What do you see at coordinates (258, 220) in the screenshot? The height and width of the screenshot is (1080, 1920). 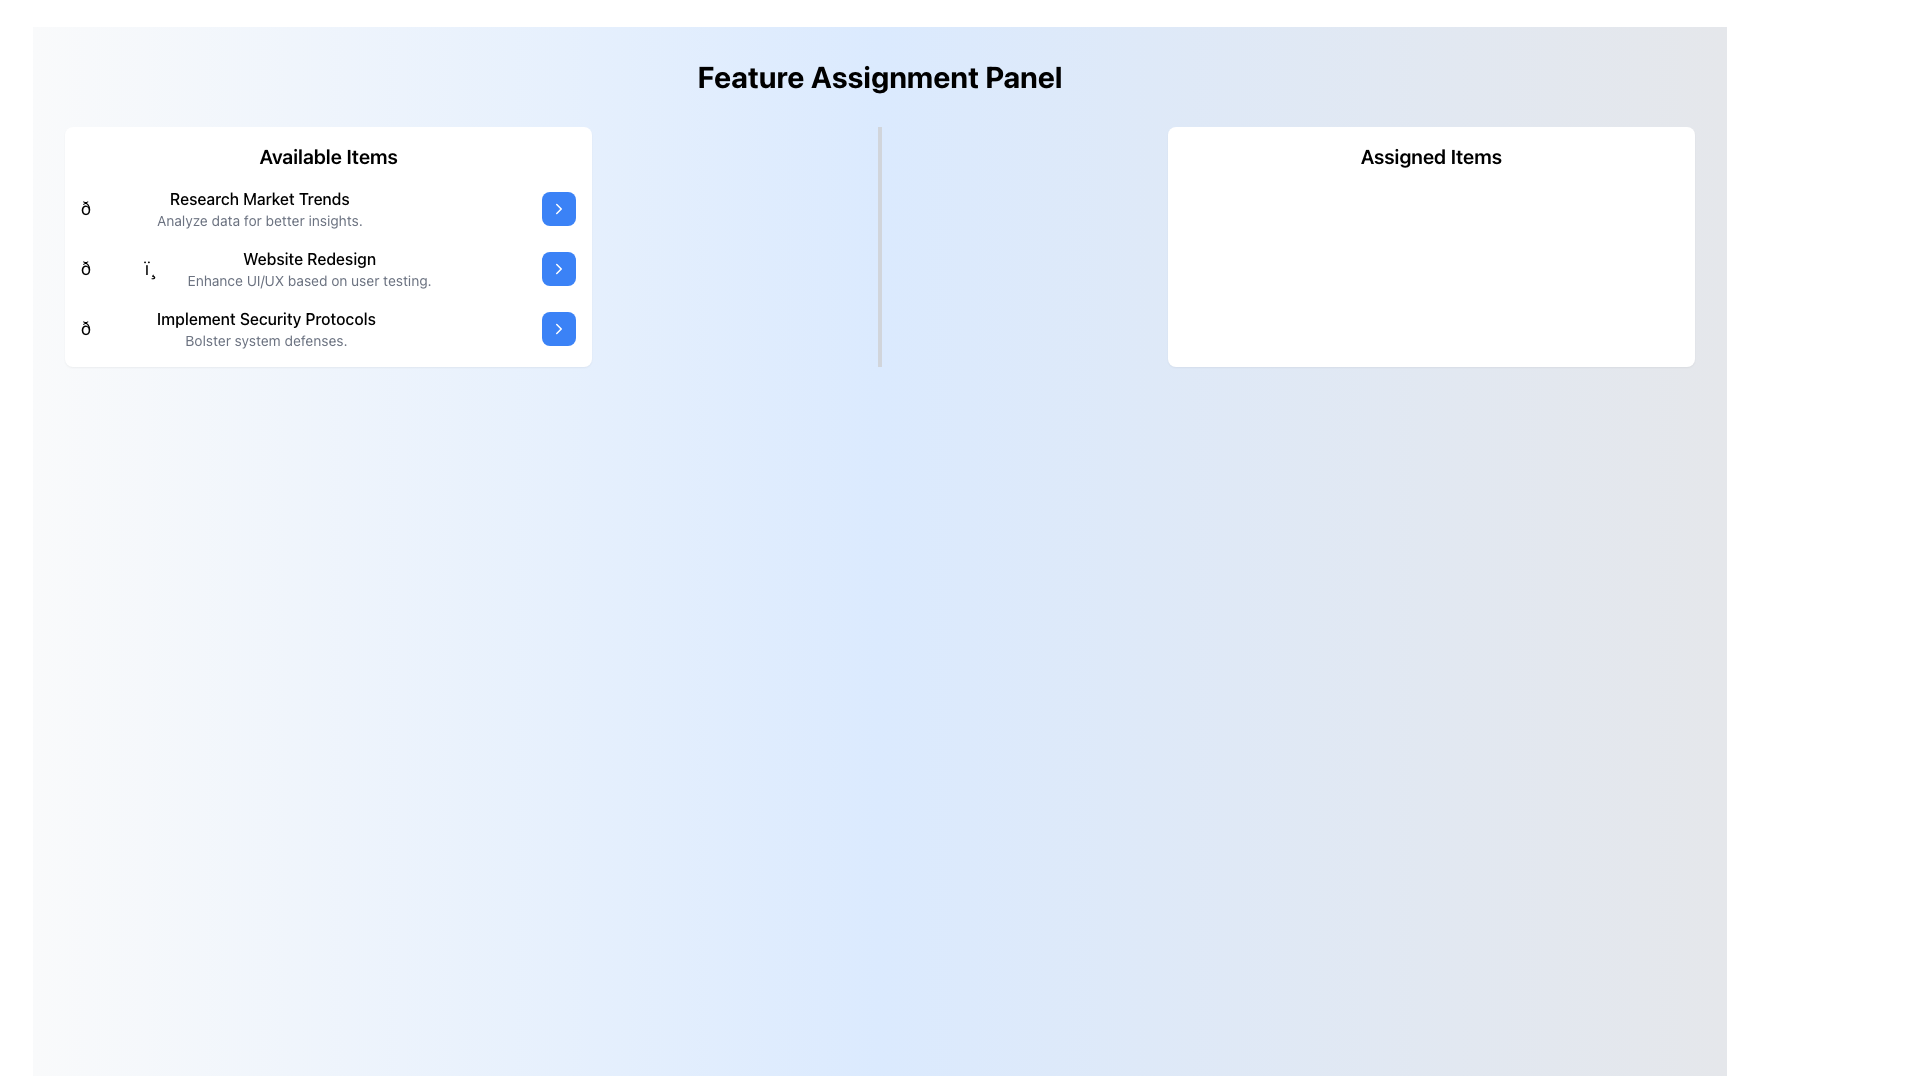 I see `the descriptive text element located directly below the 'Research Market Trends' title in the 'Available Items' panel` at bounding box center [258, 220].